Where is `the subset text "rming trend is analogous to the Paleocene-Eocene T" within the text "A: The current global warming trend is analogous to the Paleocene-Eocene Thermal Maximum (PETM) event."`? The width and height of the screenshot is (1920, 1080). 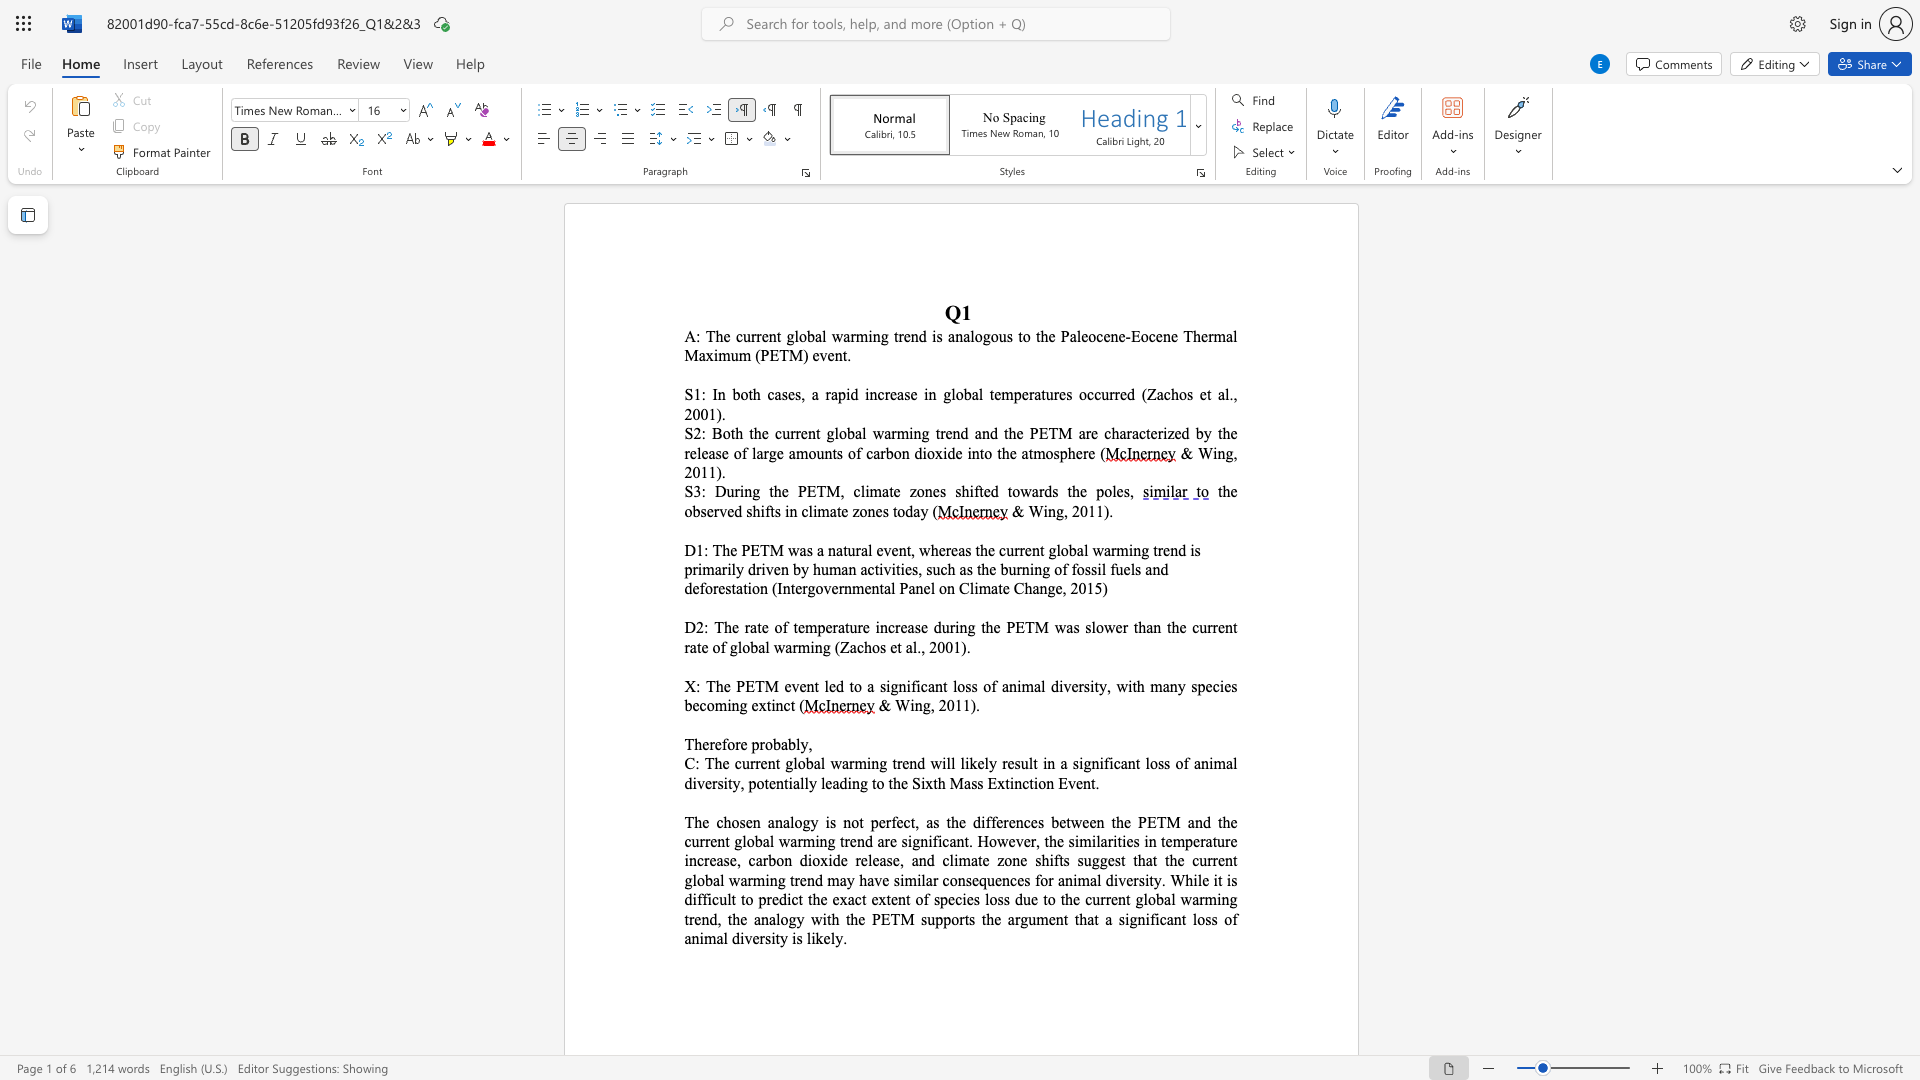 the subset text "rming trend is analogous to the Paleocene-Eocene T" within the text "A: The current global warming trend is analogous to the Paleocene-Eocene Thermal Maximum (PETM) event." is located at coordinates (850, 335).